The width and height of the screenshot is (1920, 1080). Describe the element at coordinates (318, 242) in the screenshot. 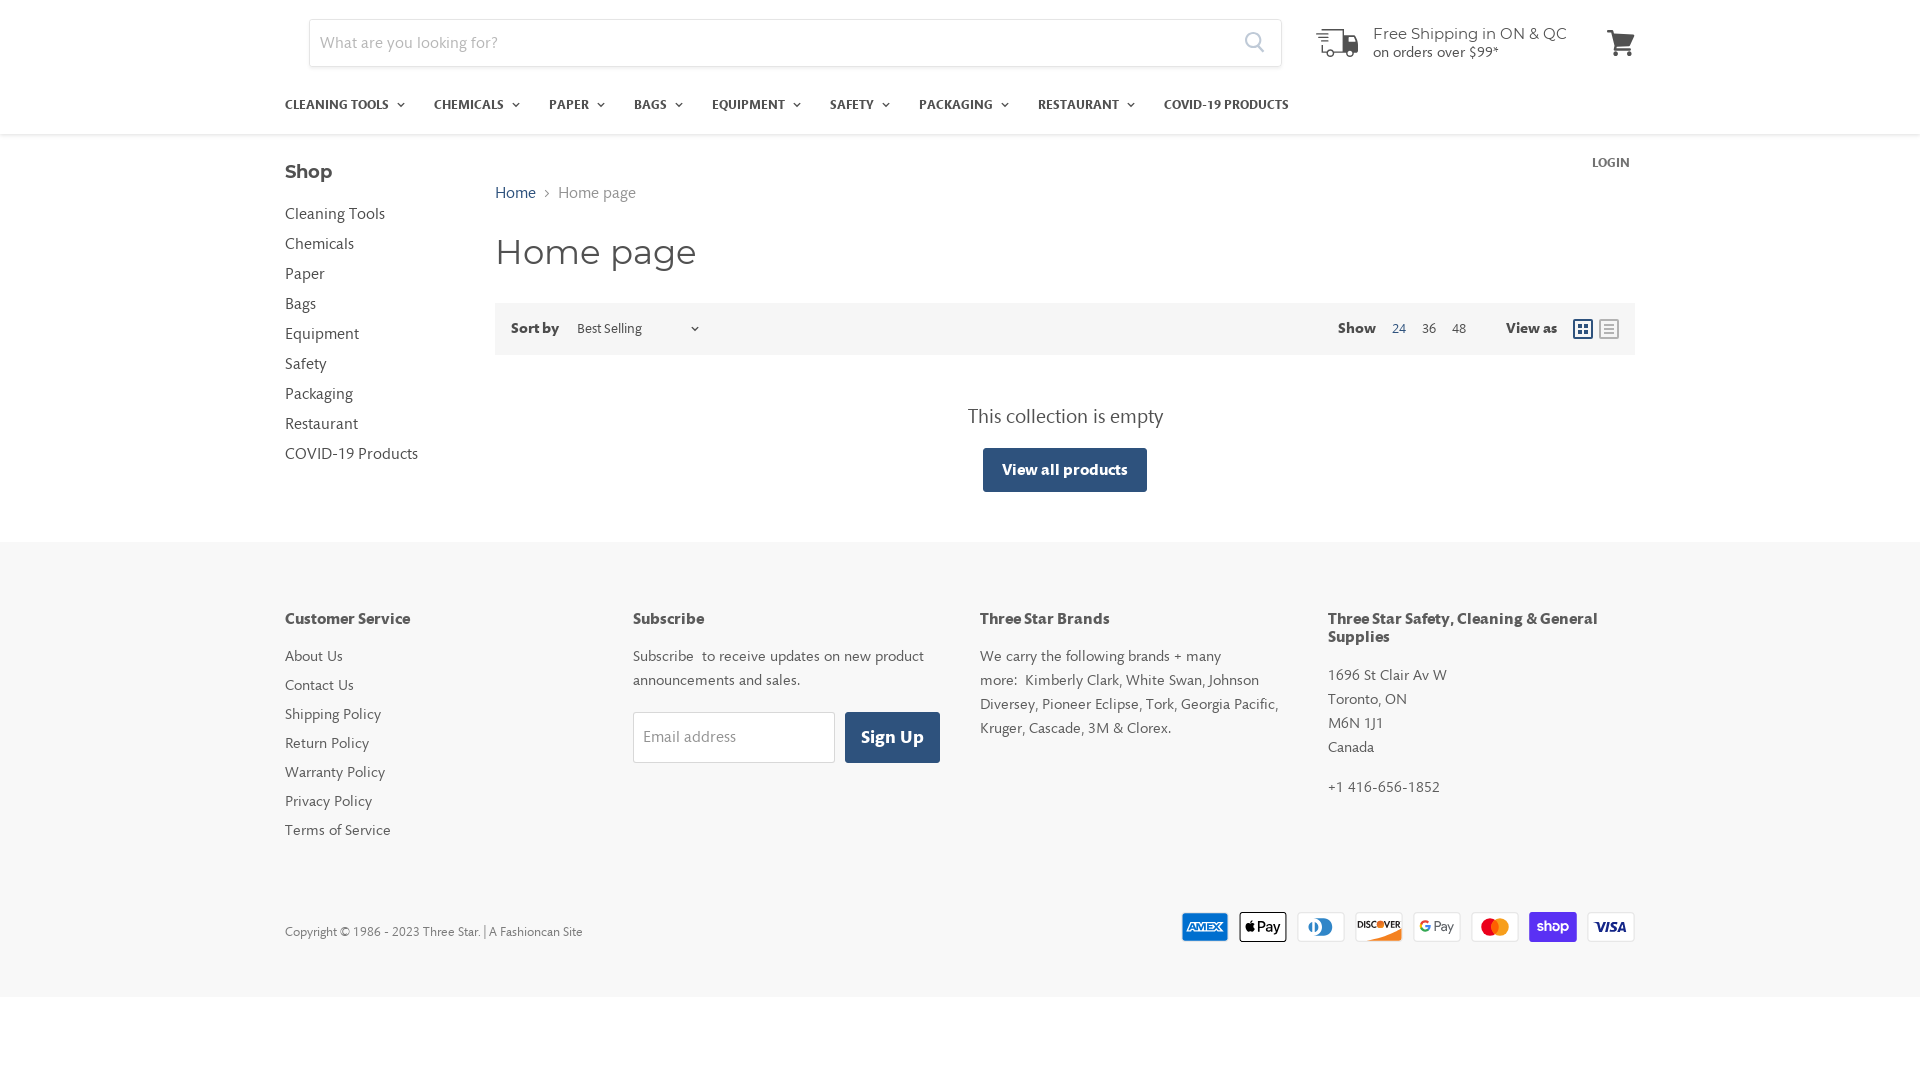

I see `'Chemicals'` at that location.